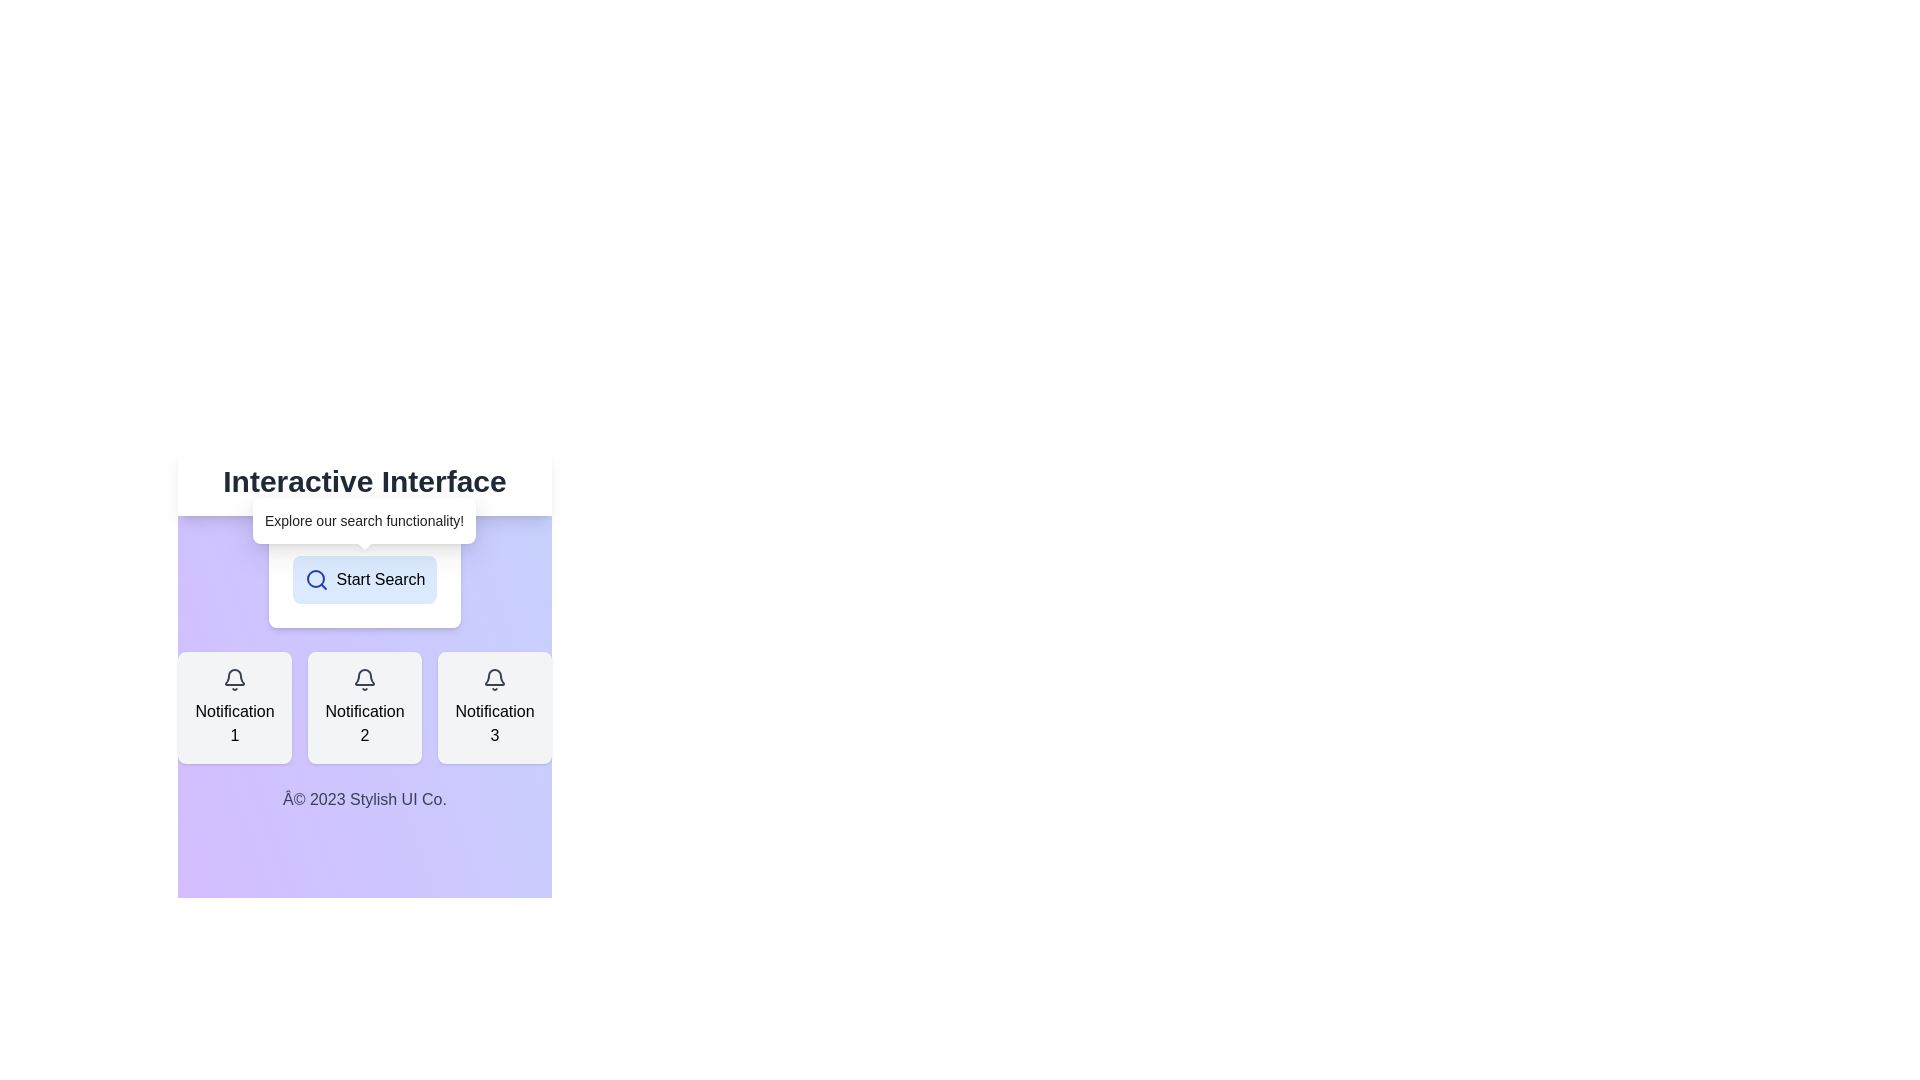 The image size is (1920, 1080). Describe the element at coordinates (364, 482) in the screenshot. I see `the heading element that displays 'Interactive Interface' in bold, large, dark font, located at the top of the section` at that location.